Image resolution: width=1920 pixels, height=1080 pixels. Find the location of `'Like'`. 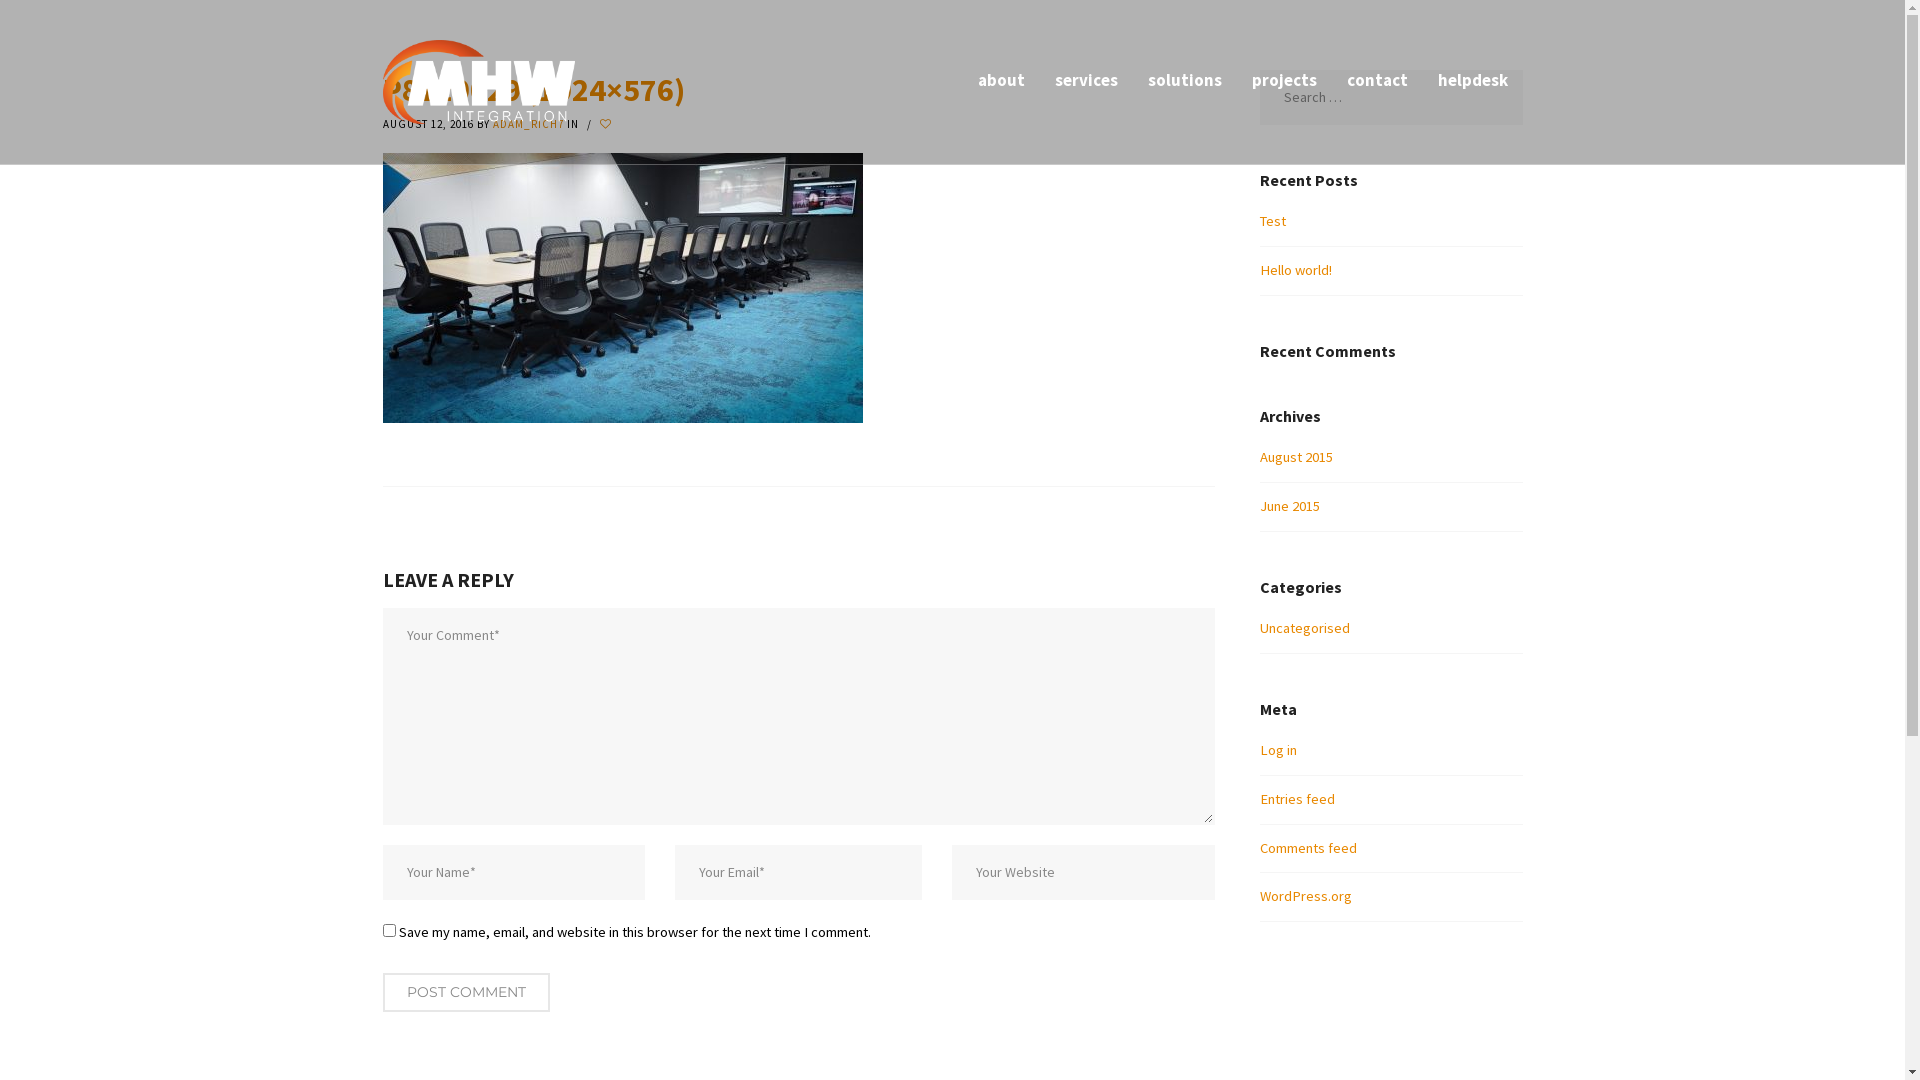

'Like' is located at coordinates (606, 123).